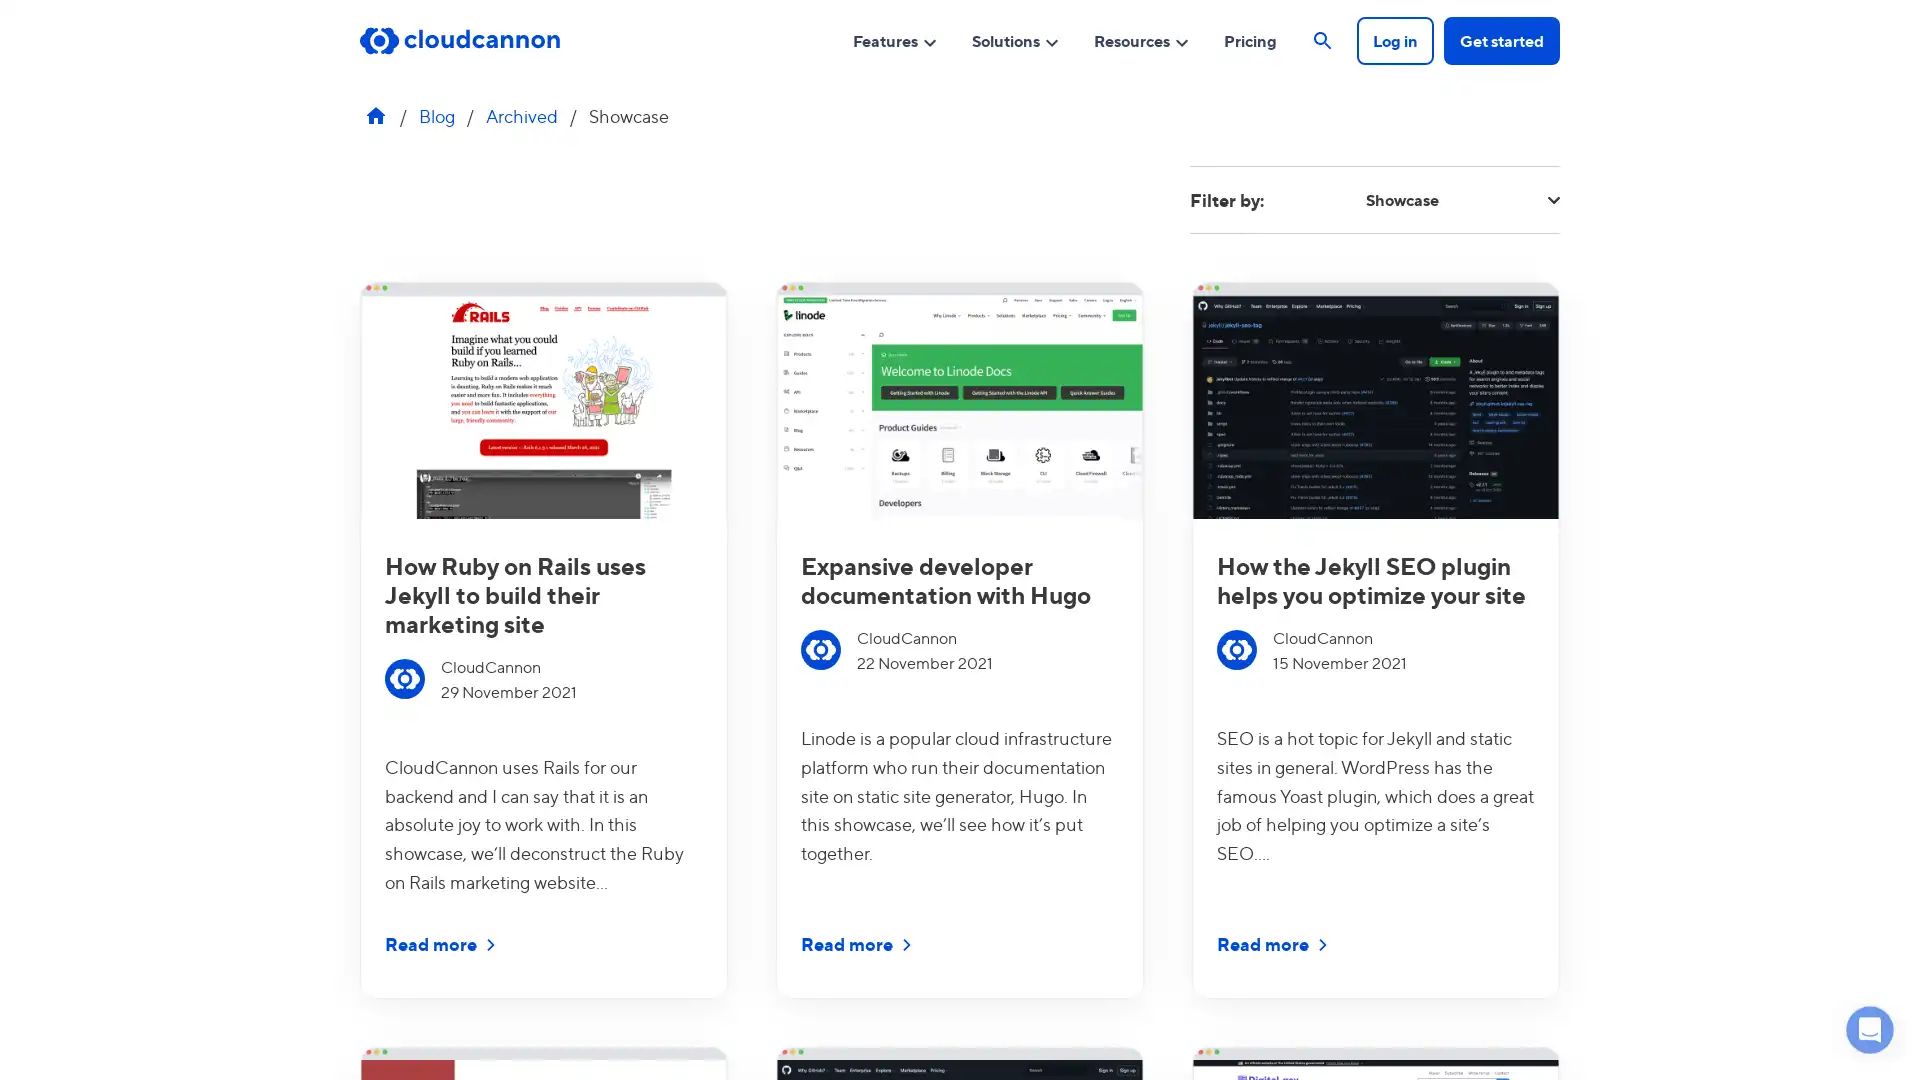 This screenshot has height=1080, width=1920. What do you see at coordinates (1373, 200) in the screenshot?
I see `Filter by: Showcase` at bounding box center [1373, 200].